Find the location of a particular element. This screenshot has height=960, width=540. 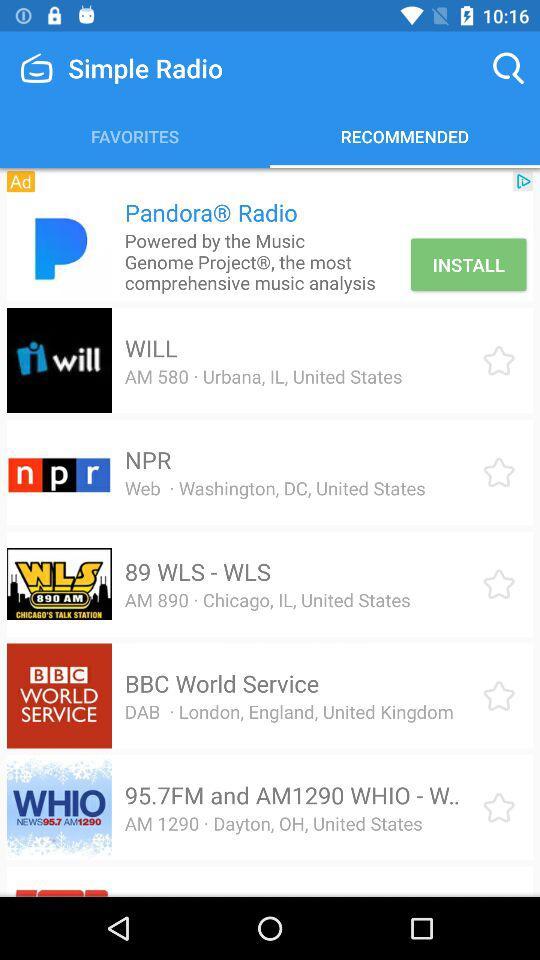

am 1290 dayton item is located at coordinates (272, 823).